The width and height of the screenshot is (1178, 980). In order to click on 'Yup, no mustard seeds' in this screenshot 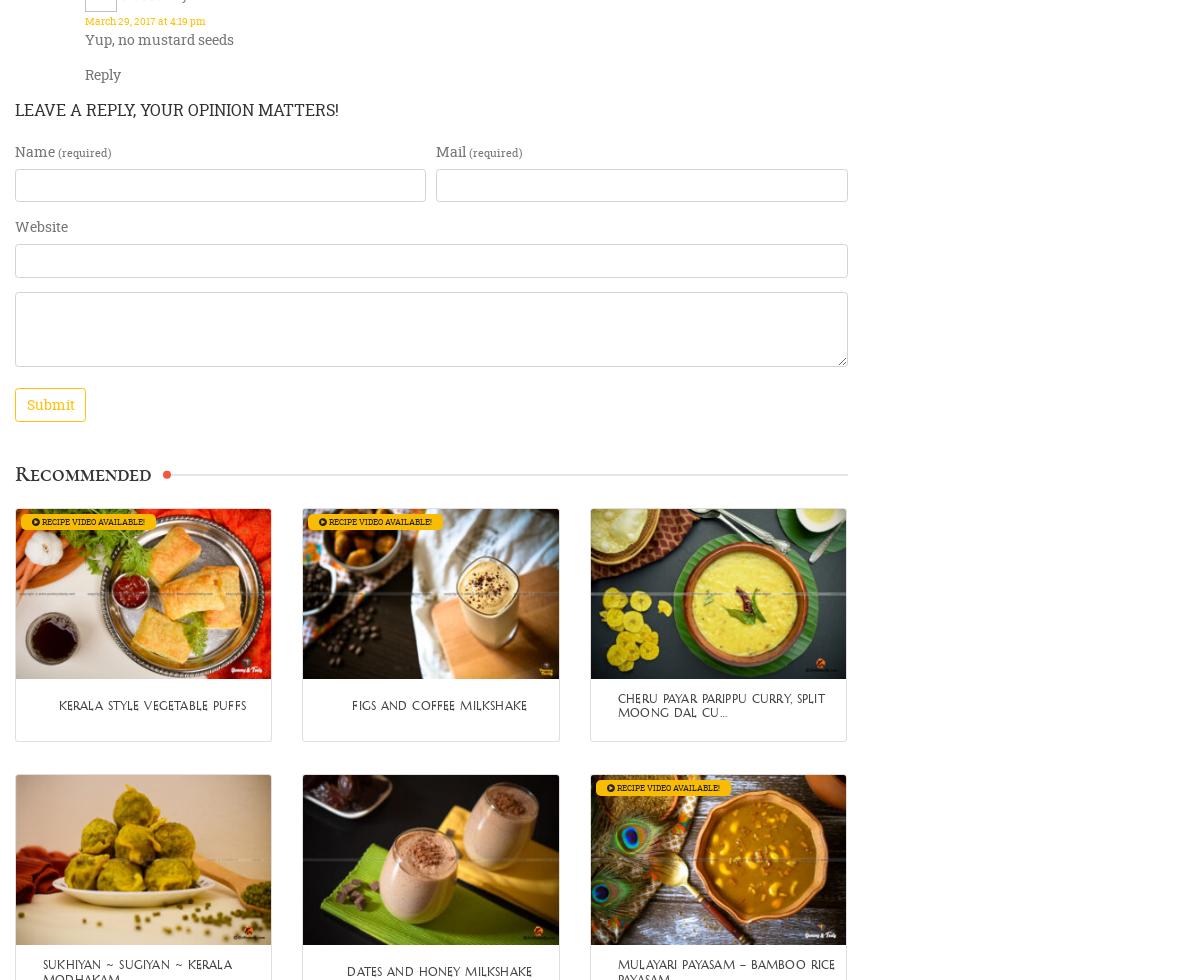, I will do `click(84, 39)`.